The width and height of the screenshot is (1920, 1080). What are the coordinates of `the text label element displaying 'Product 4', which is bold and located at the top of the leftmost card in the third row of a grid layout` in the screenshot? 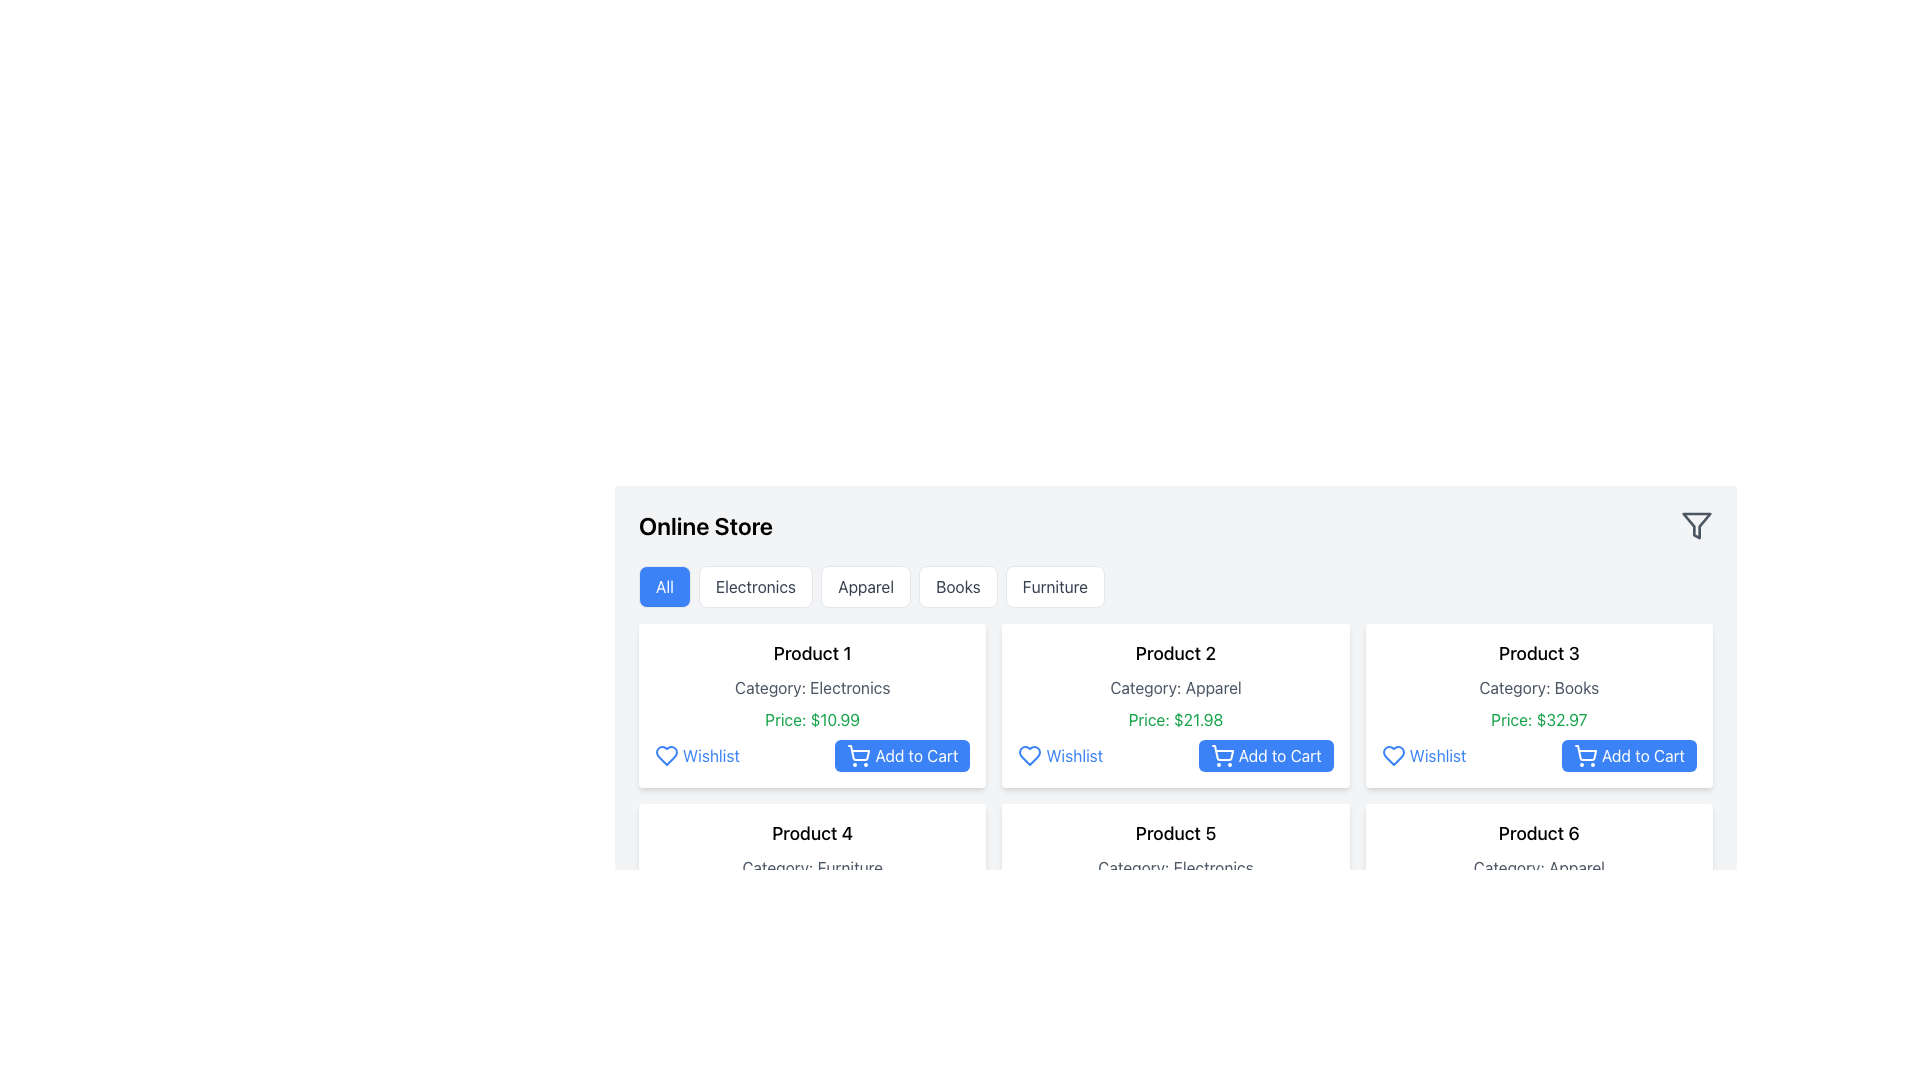 It's located at (812, 833).